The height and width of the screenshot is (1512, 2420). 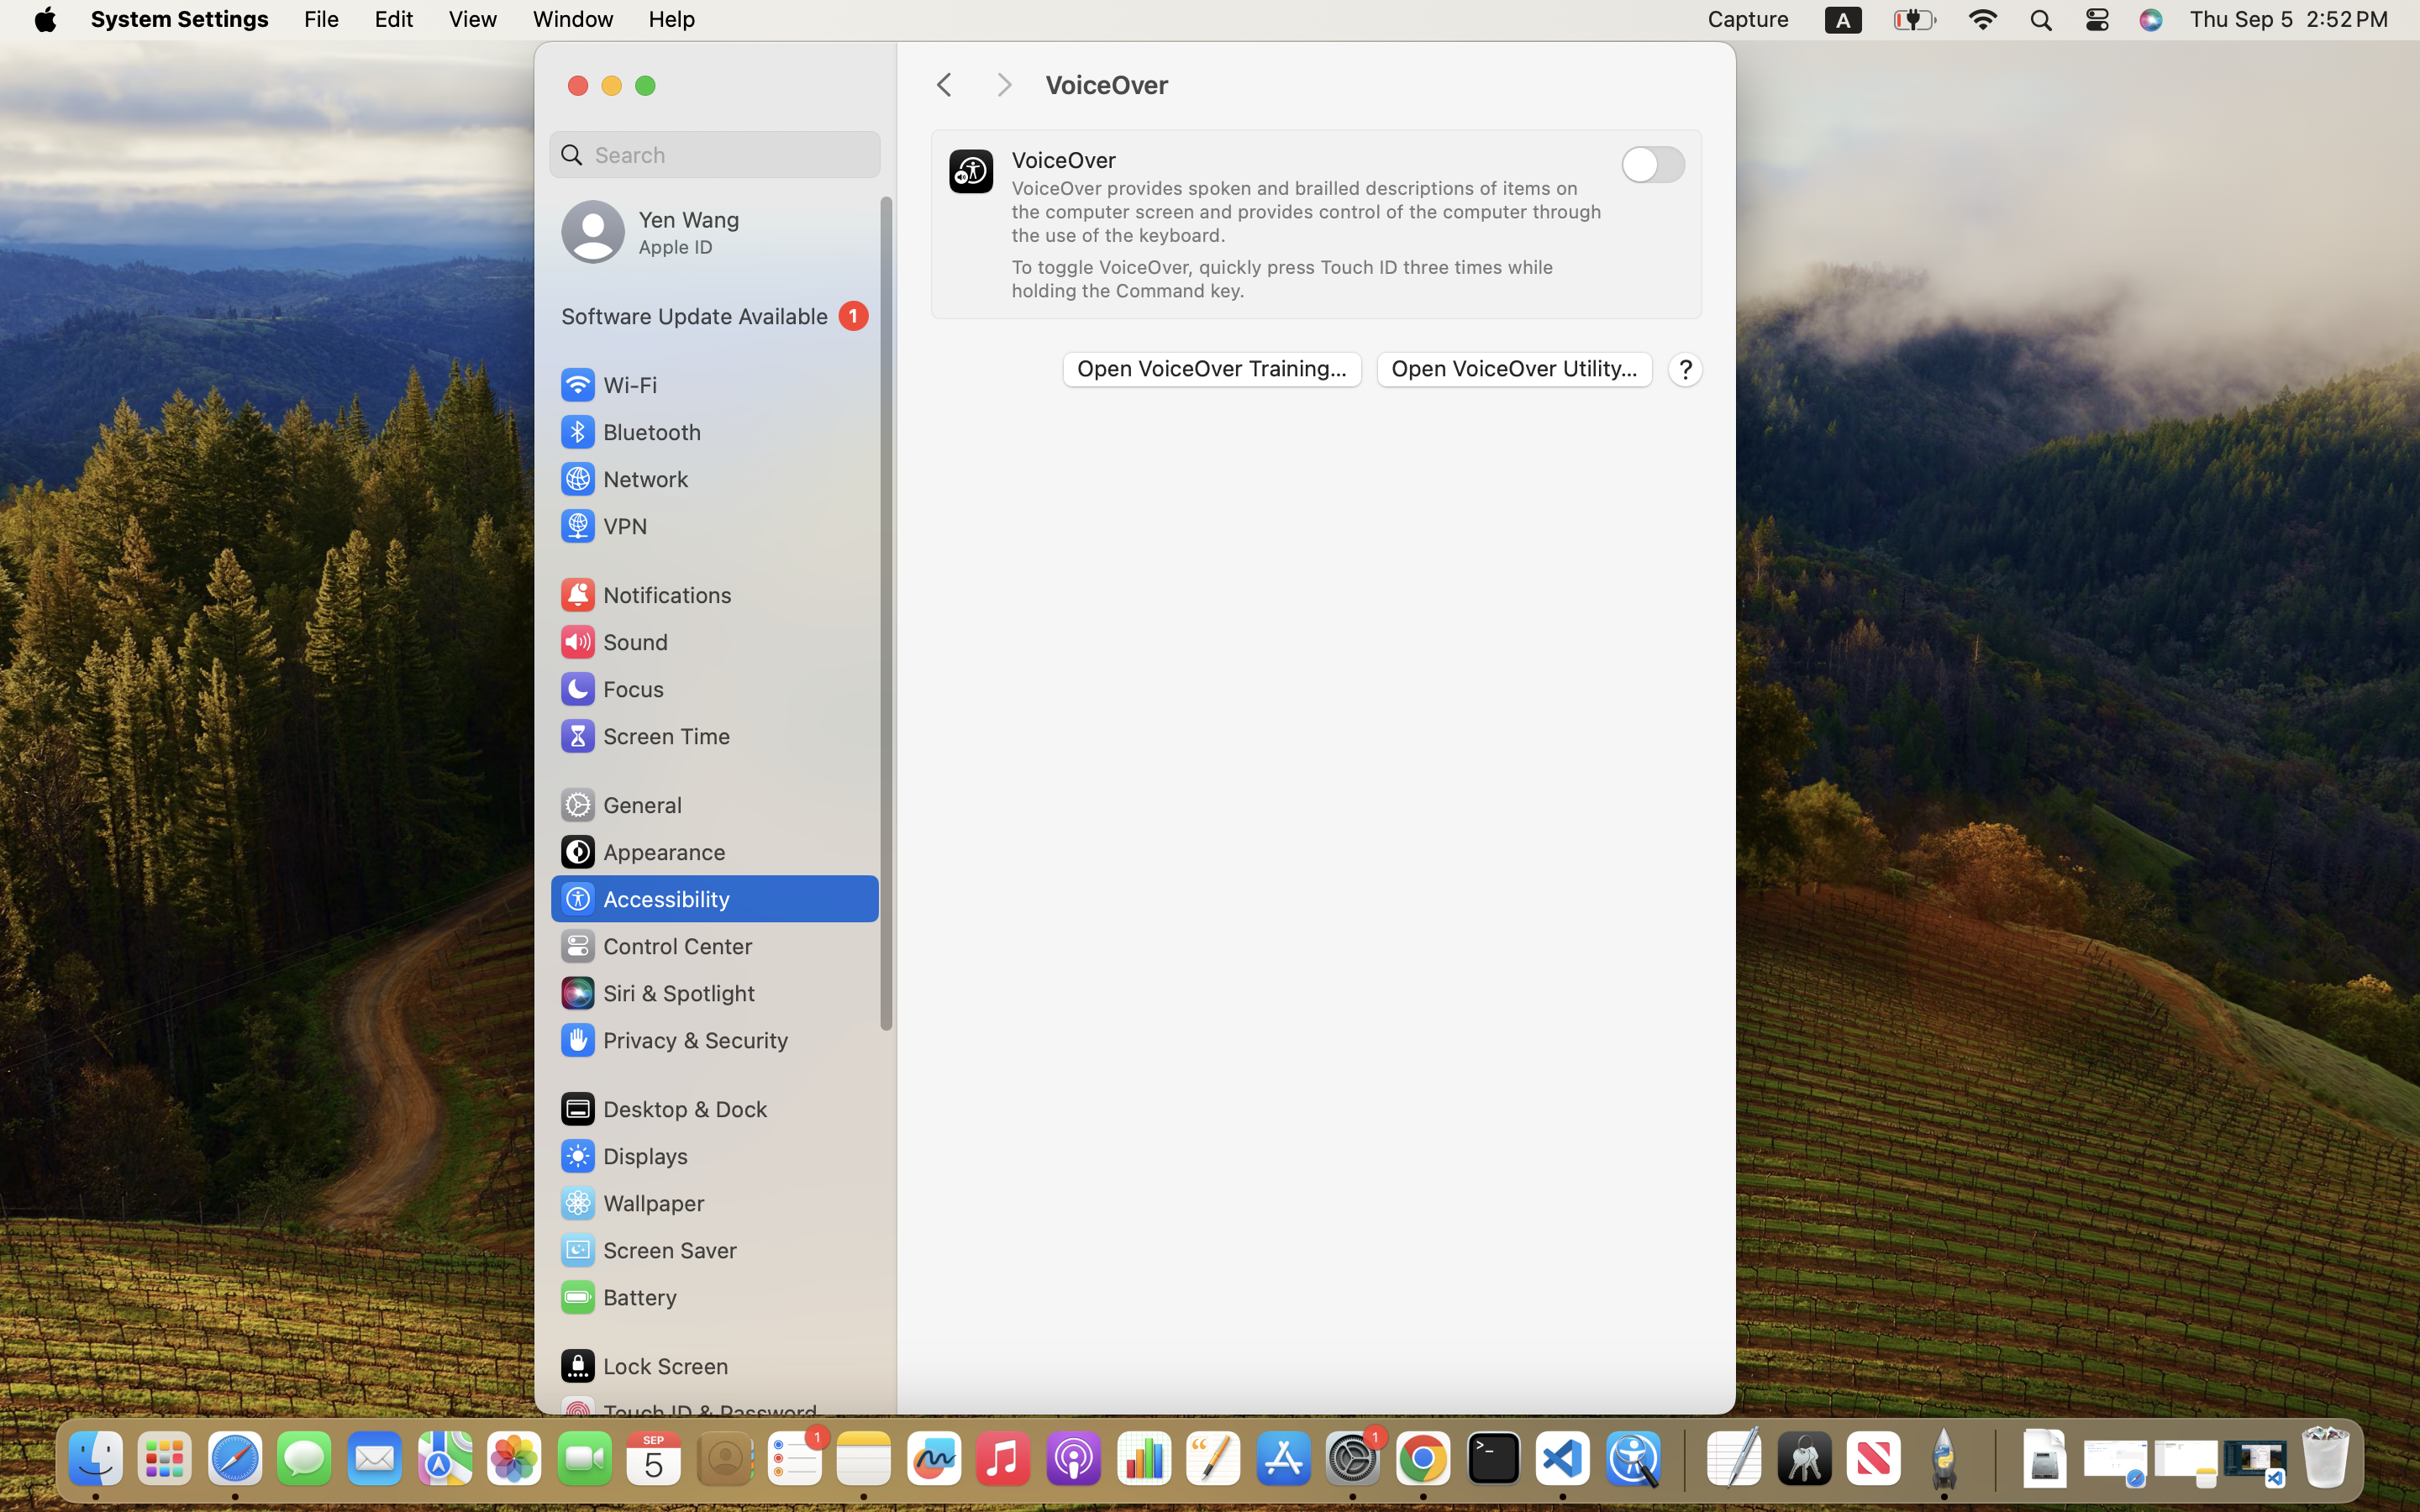 I want to click on 'Notifications', so click(x=644, y=593).